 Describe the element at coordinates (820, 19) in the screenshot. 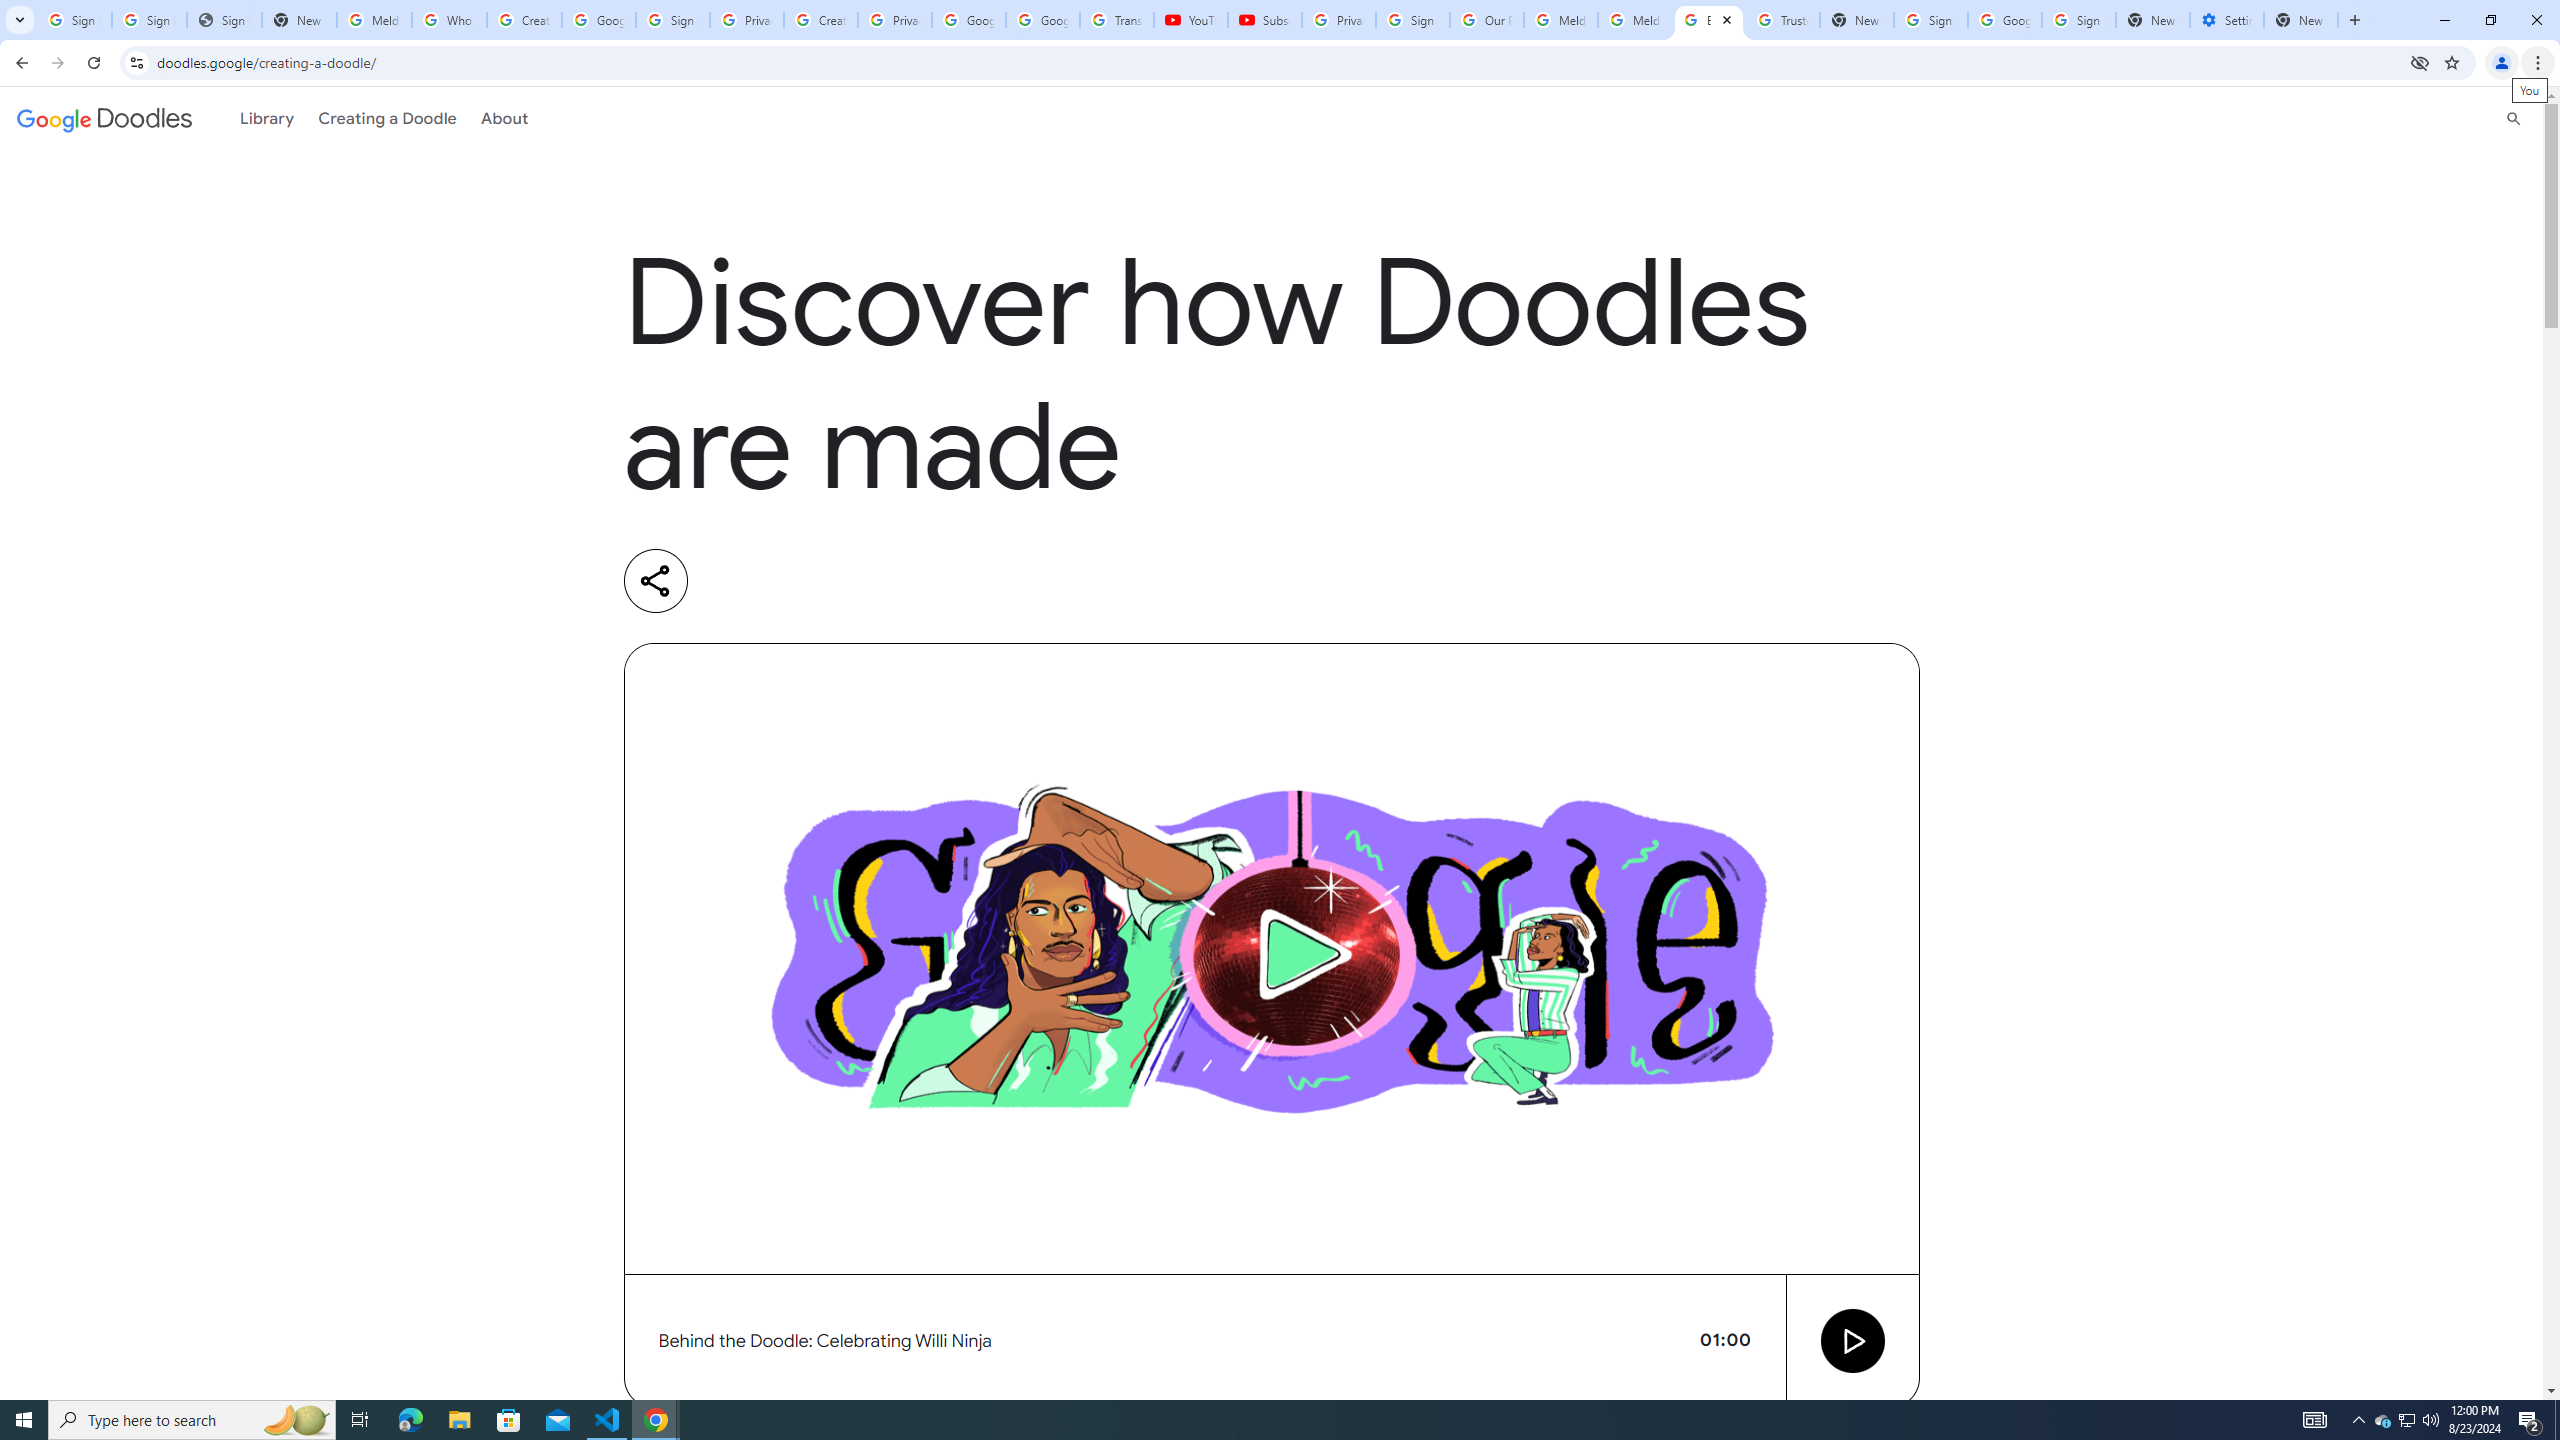

I see `'Create your Google Account'` at that location.